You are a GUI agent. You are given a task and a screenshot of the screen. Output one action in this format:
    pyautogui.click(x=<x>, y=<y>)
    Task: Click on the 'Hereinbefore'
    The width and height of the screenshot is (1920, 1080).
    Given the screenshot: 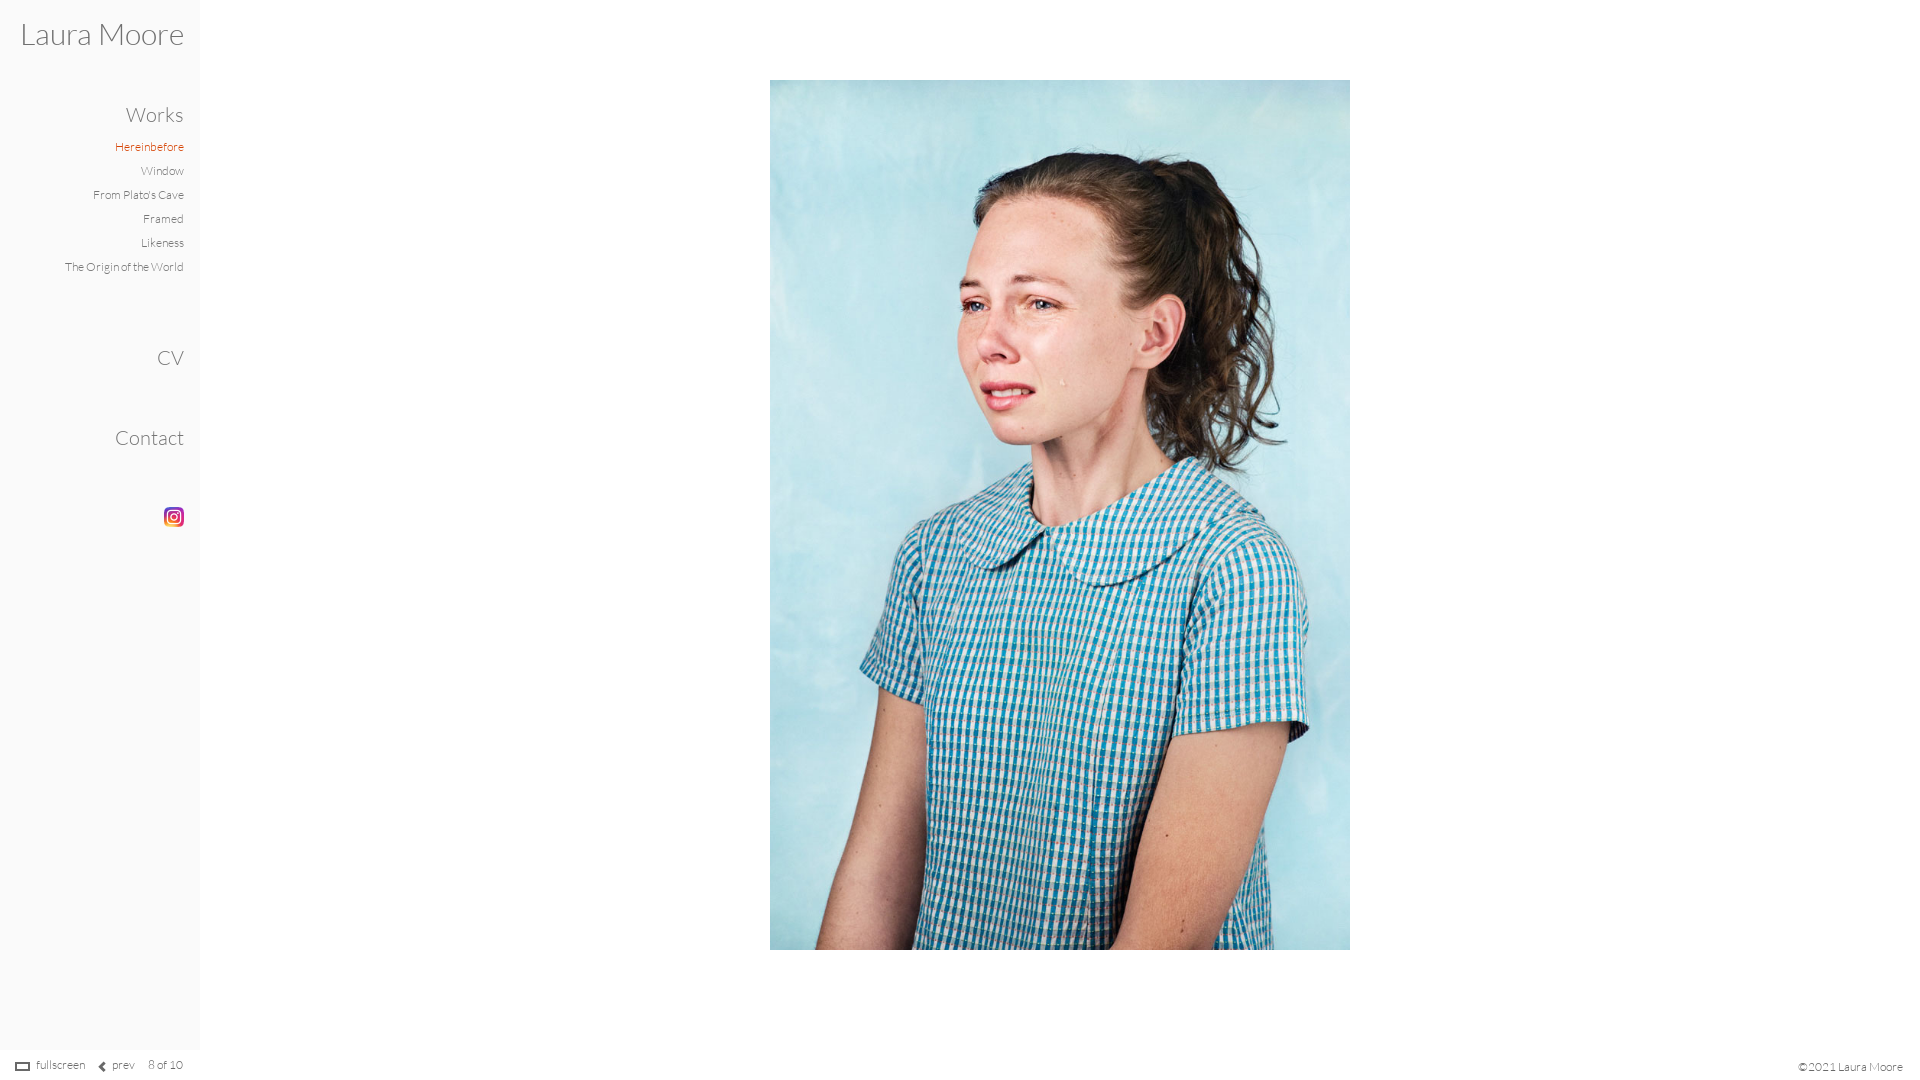 What is the action you would take?
    pyautogui.click(x=148, y=145)
    